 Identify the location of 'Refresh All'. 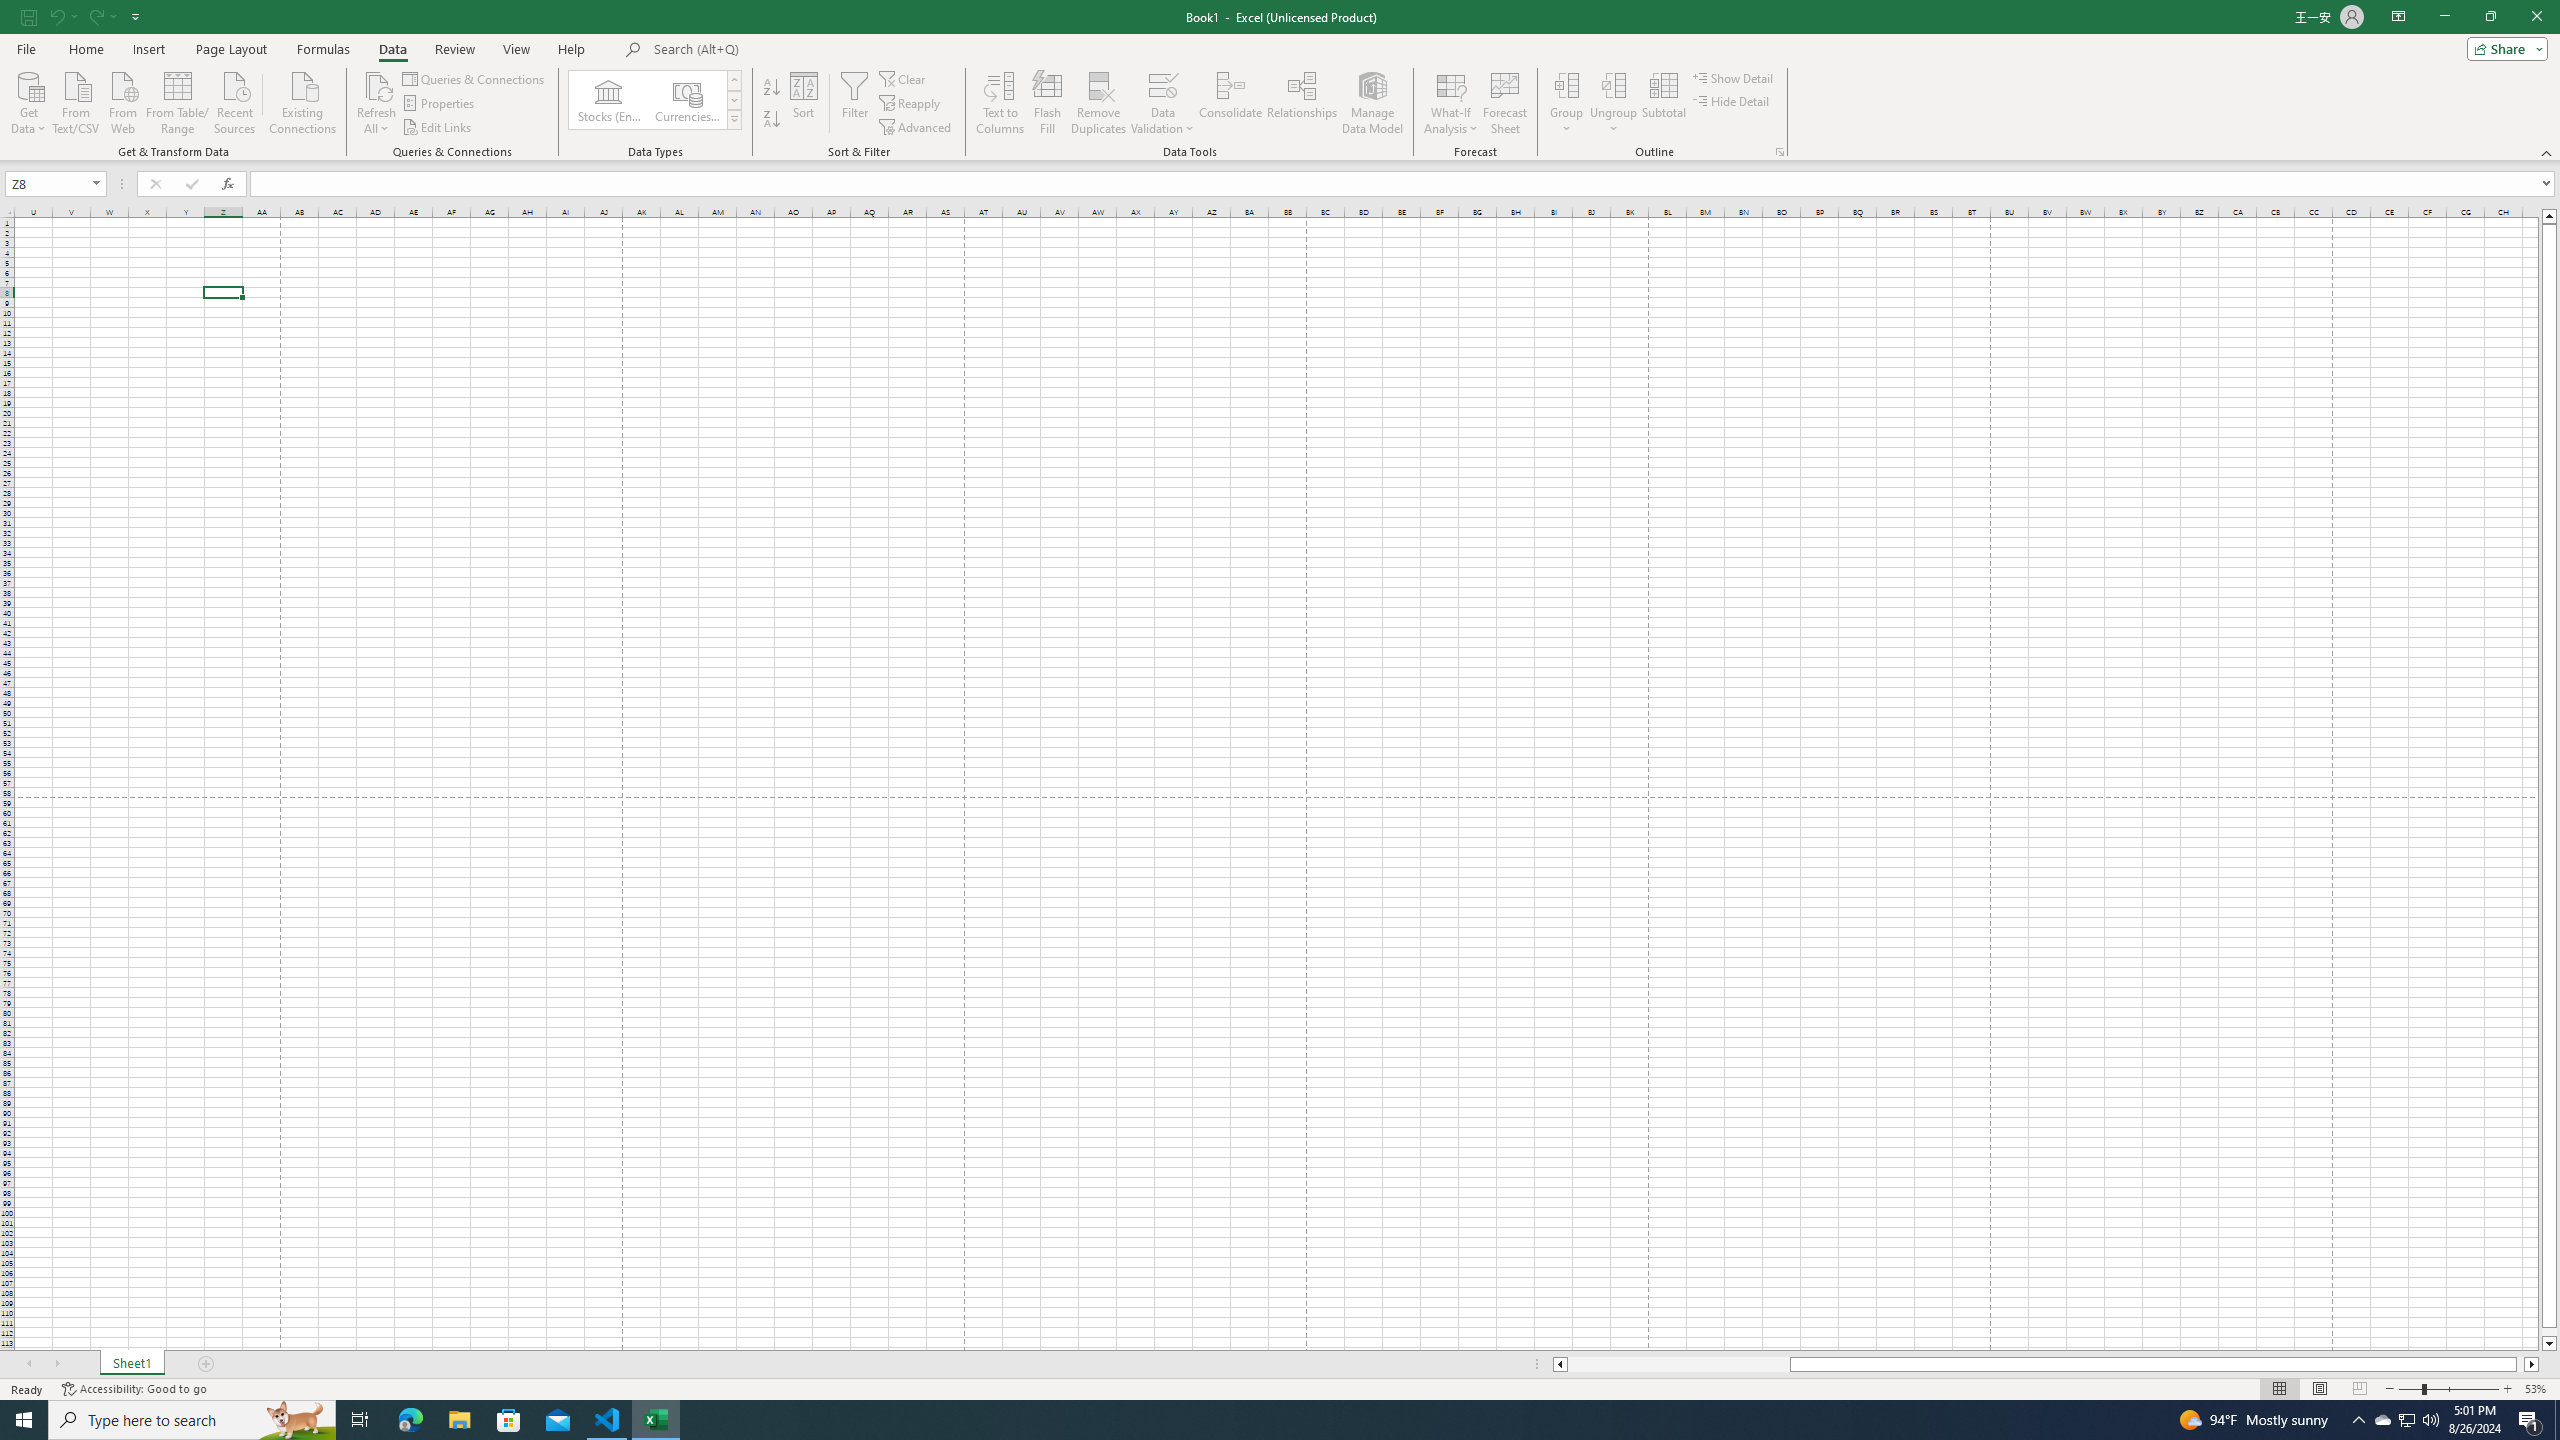
(376, 84).